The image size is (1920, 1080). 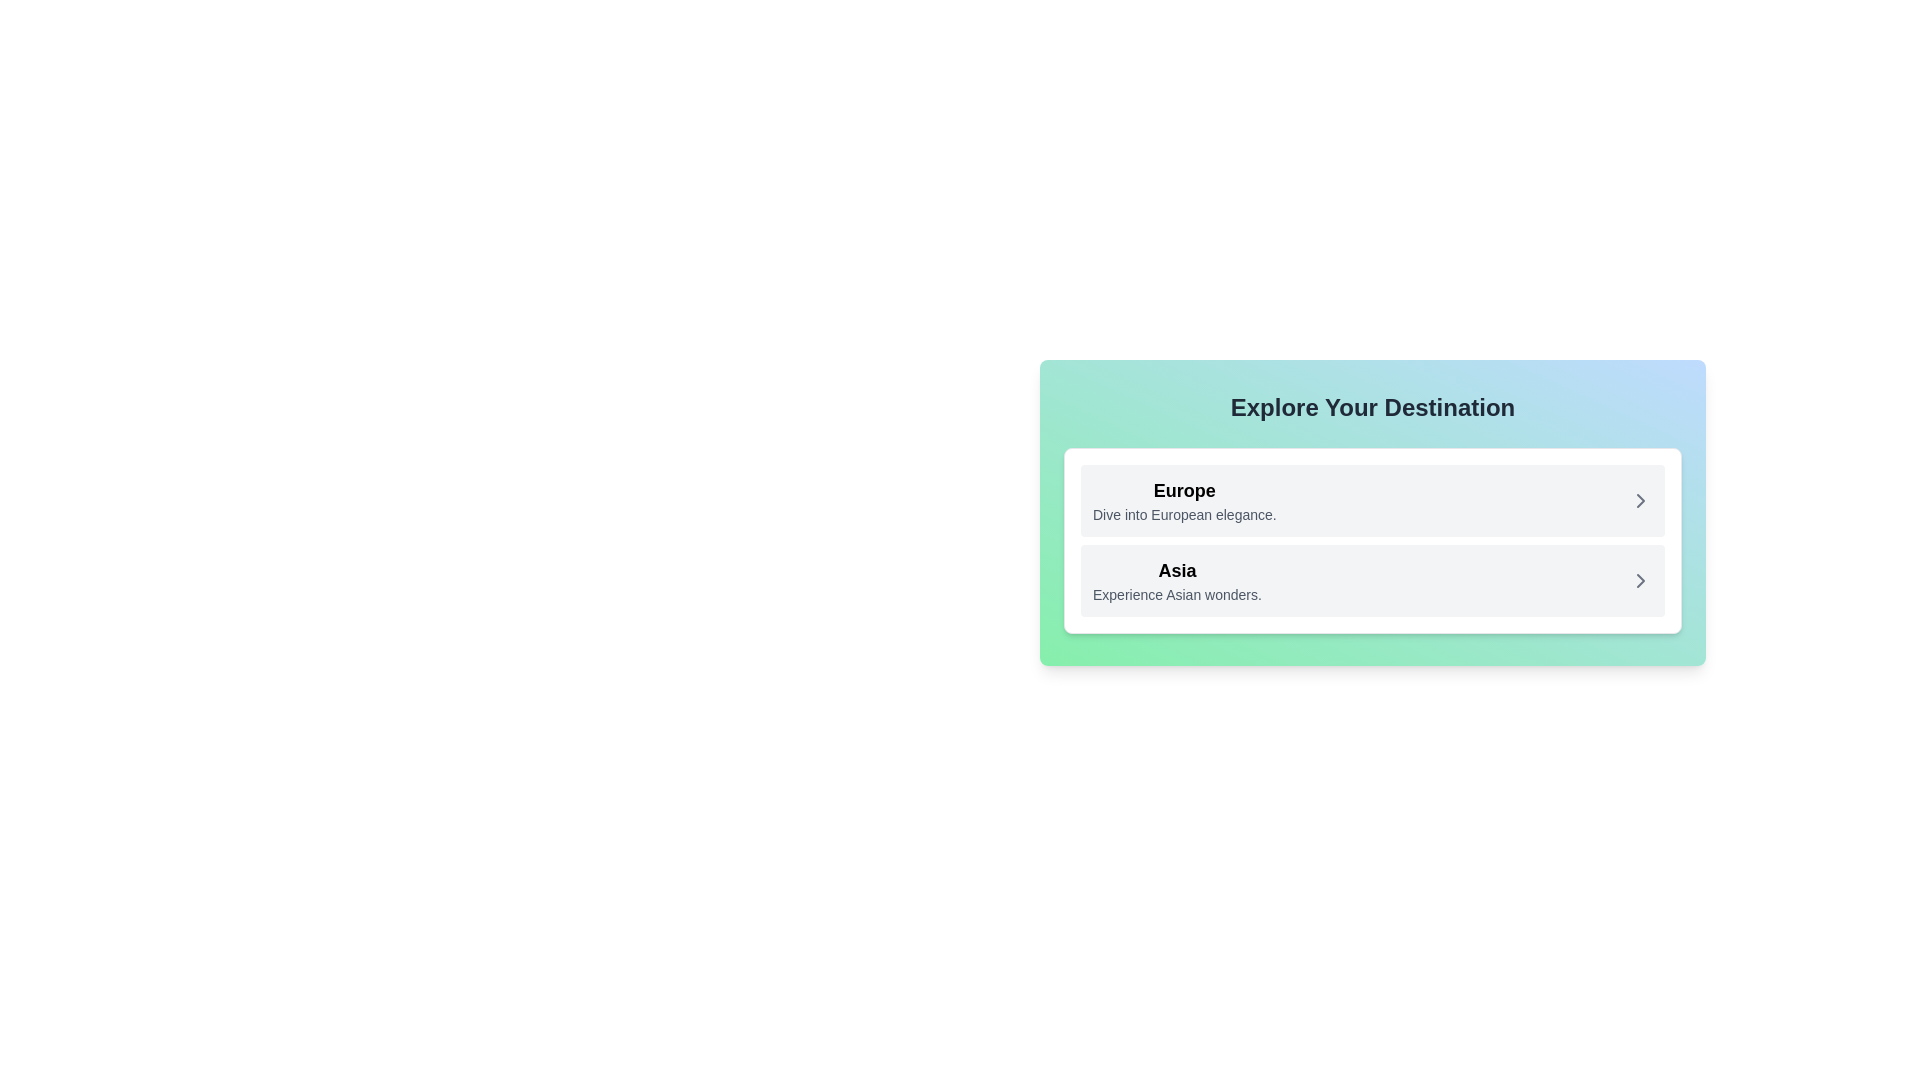 I want to click on the Text label identifying the category 'Asia' within the interface, which serves as the main title for its associated list item, so click(x=1177, y=570).